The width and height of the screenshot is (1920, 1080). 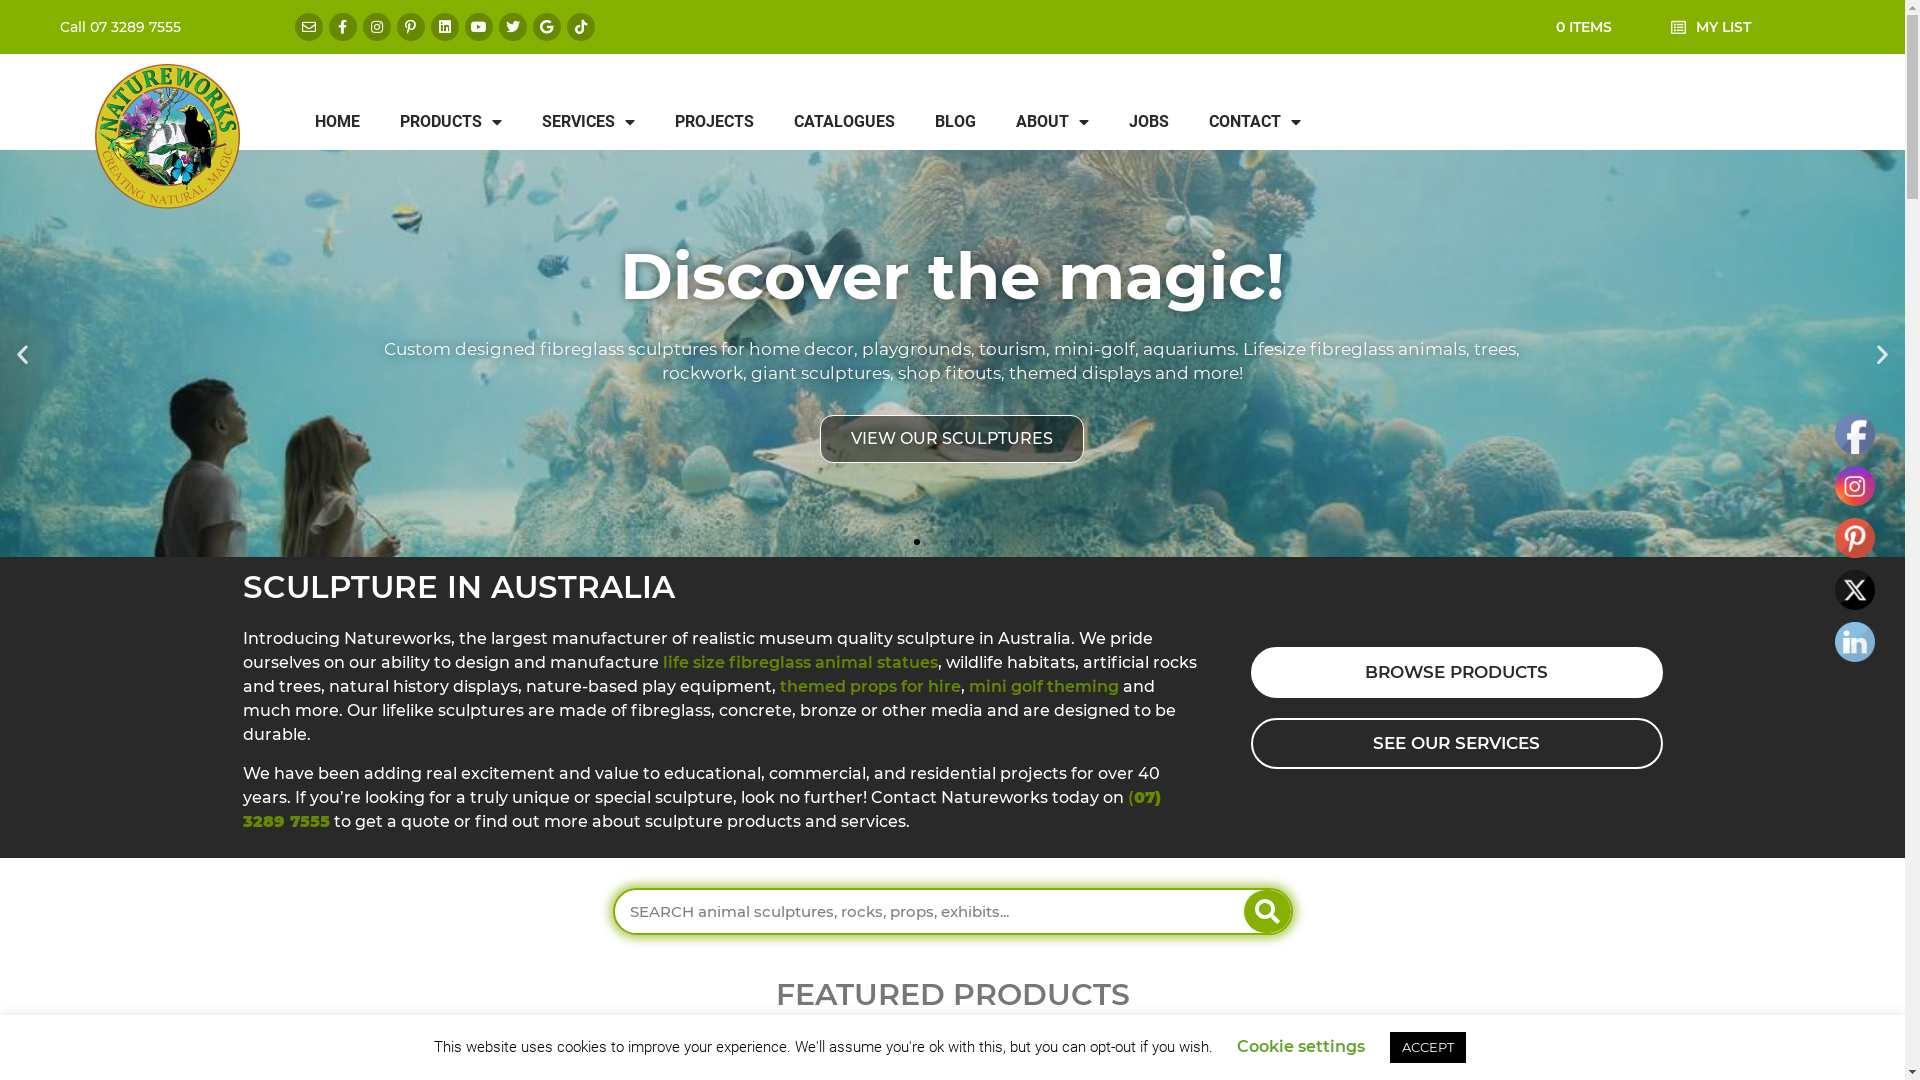 What do you see at coordinates (1455, 672) in the screenshot?
I see `'BROWSE PRODUCTS'` at bounding box center [1455, 672].